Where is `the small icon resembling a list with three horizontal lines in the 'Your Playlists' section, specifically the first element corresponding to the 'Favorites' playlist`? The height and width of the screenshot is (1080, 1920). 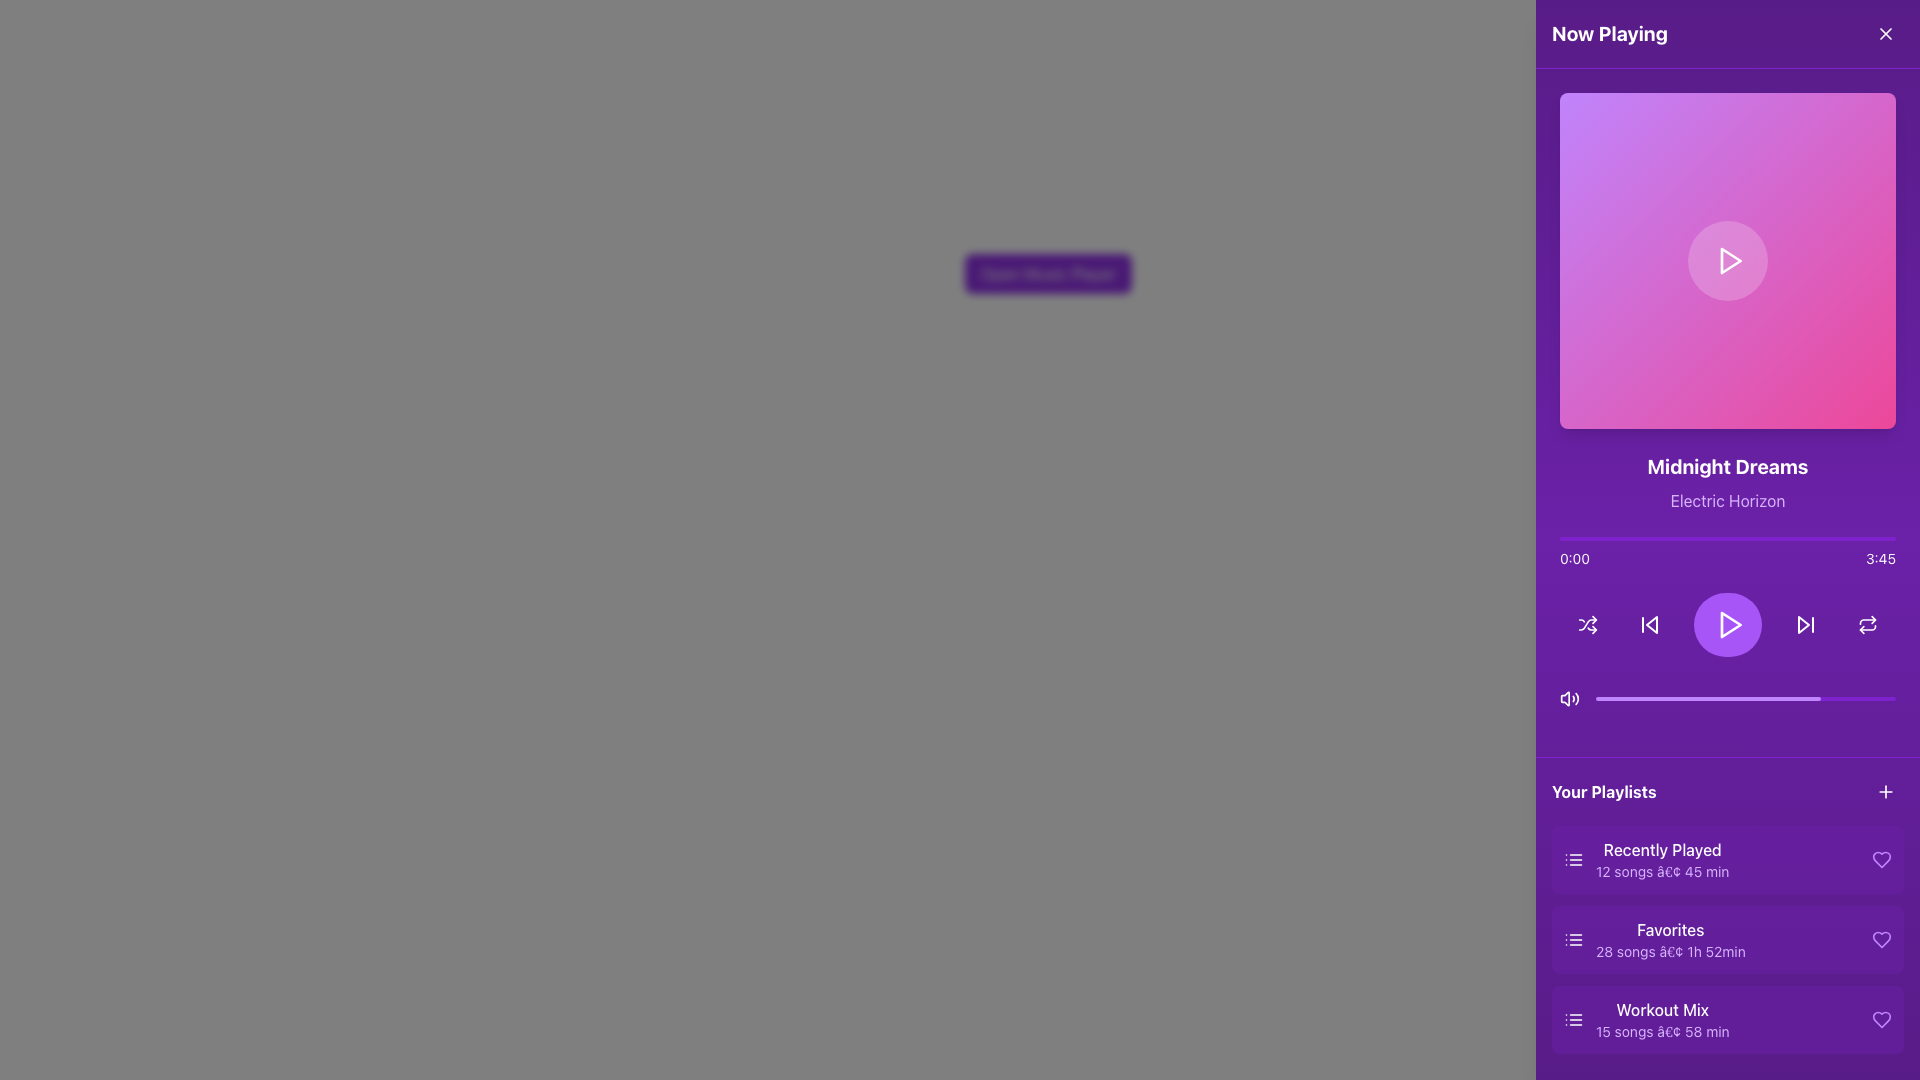
the small icon resembling a list with three horizontal lines in the 'Your Playlists' section, specifically the first element corresponding to the 'Favorites' playlist is located at coordinates (1573, 940).